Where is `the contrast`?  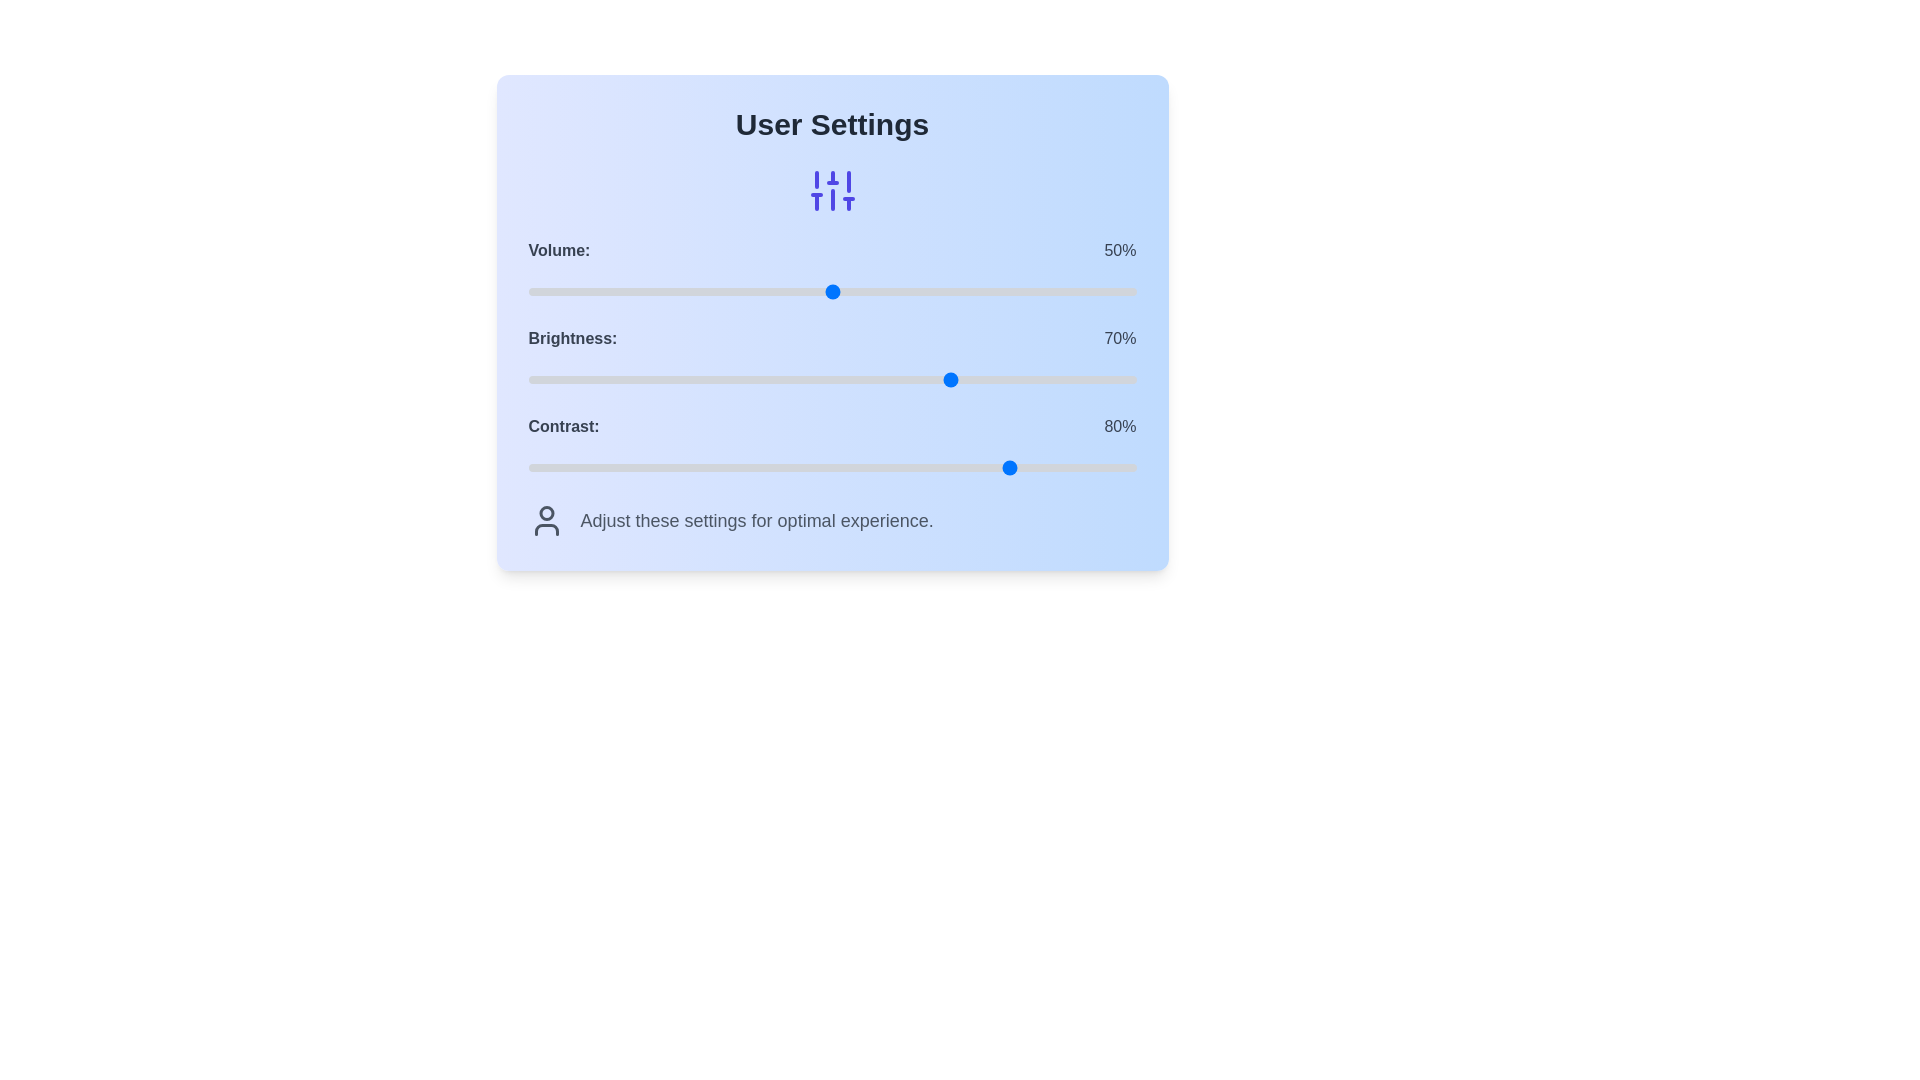
the contrast is located at coordinates (838, 467).